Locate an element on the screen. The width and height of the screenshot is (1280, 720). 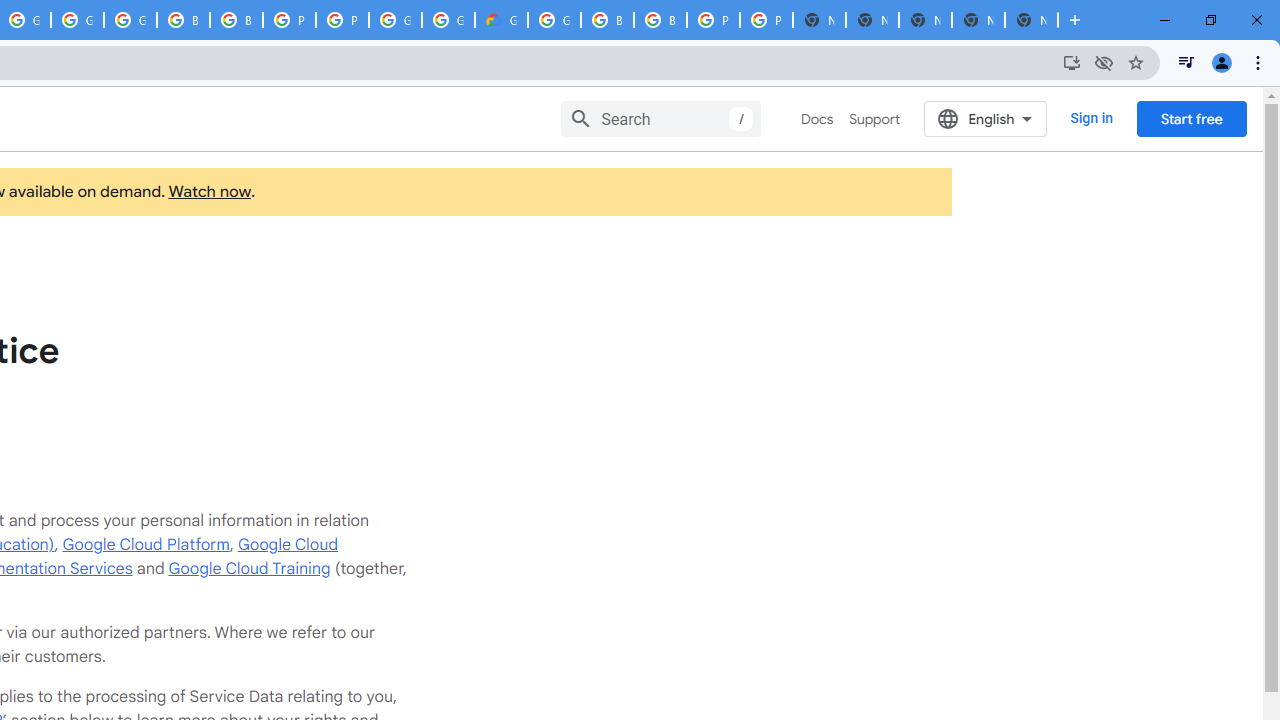
'Browse Chrome as a guest - Computer - Google Chrome Help' is located at coordinates (183, 20).